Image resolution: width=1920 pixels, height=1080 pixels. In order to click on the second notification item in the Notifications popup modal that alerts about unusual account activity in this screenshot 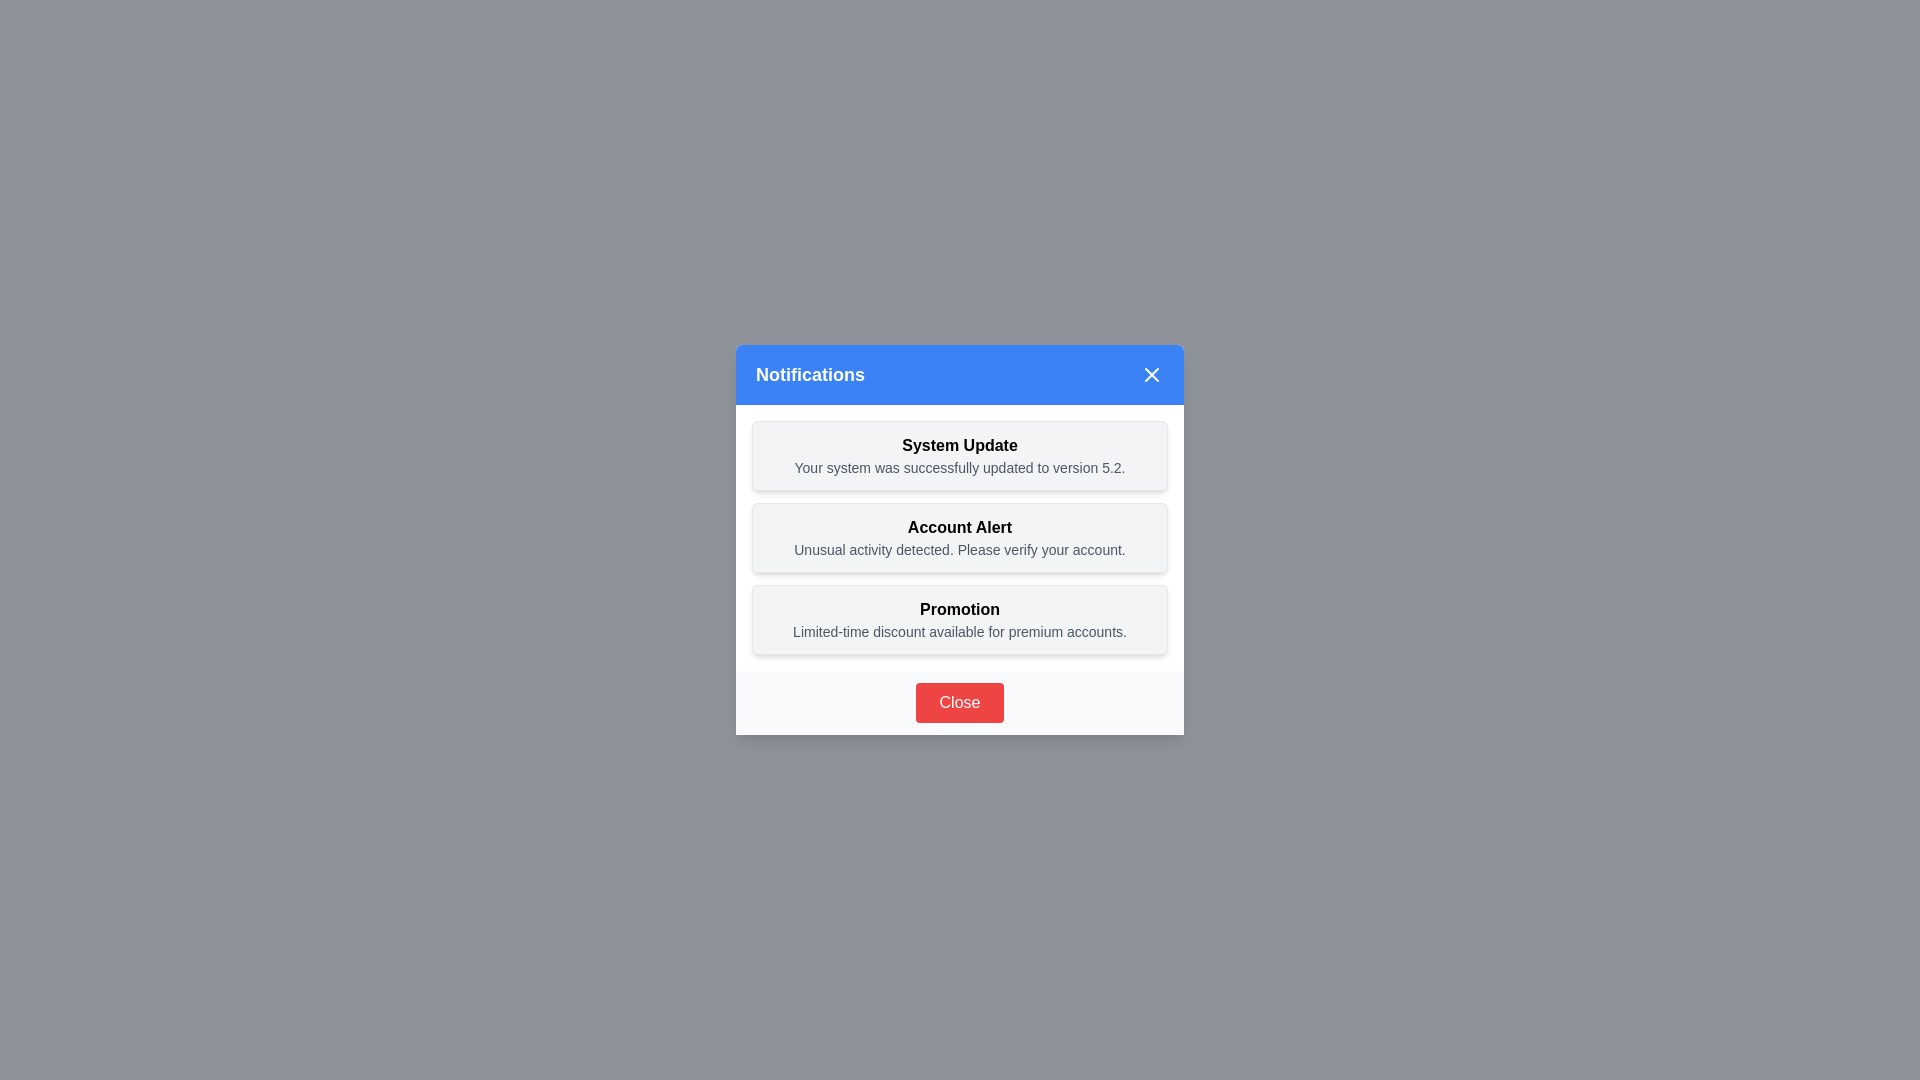, I will do `click(960, 540)`.